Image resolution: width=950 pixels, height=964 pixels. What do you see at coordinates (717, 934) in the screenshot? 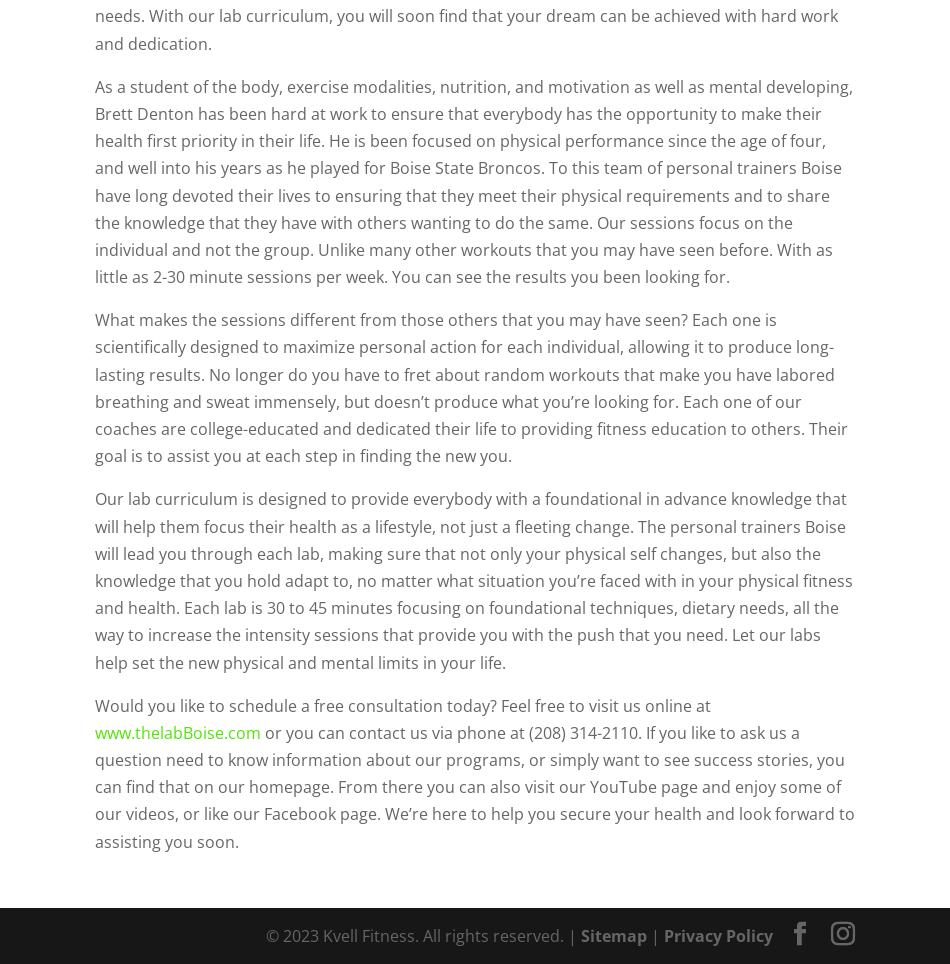
I see `'Privacy Policy'` at bounding box center [717, 934].